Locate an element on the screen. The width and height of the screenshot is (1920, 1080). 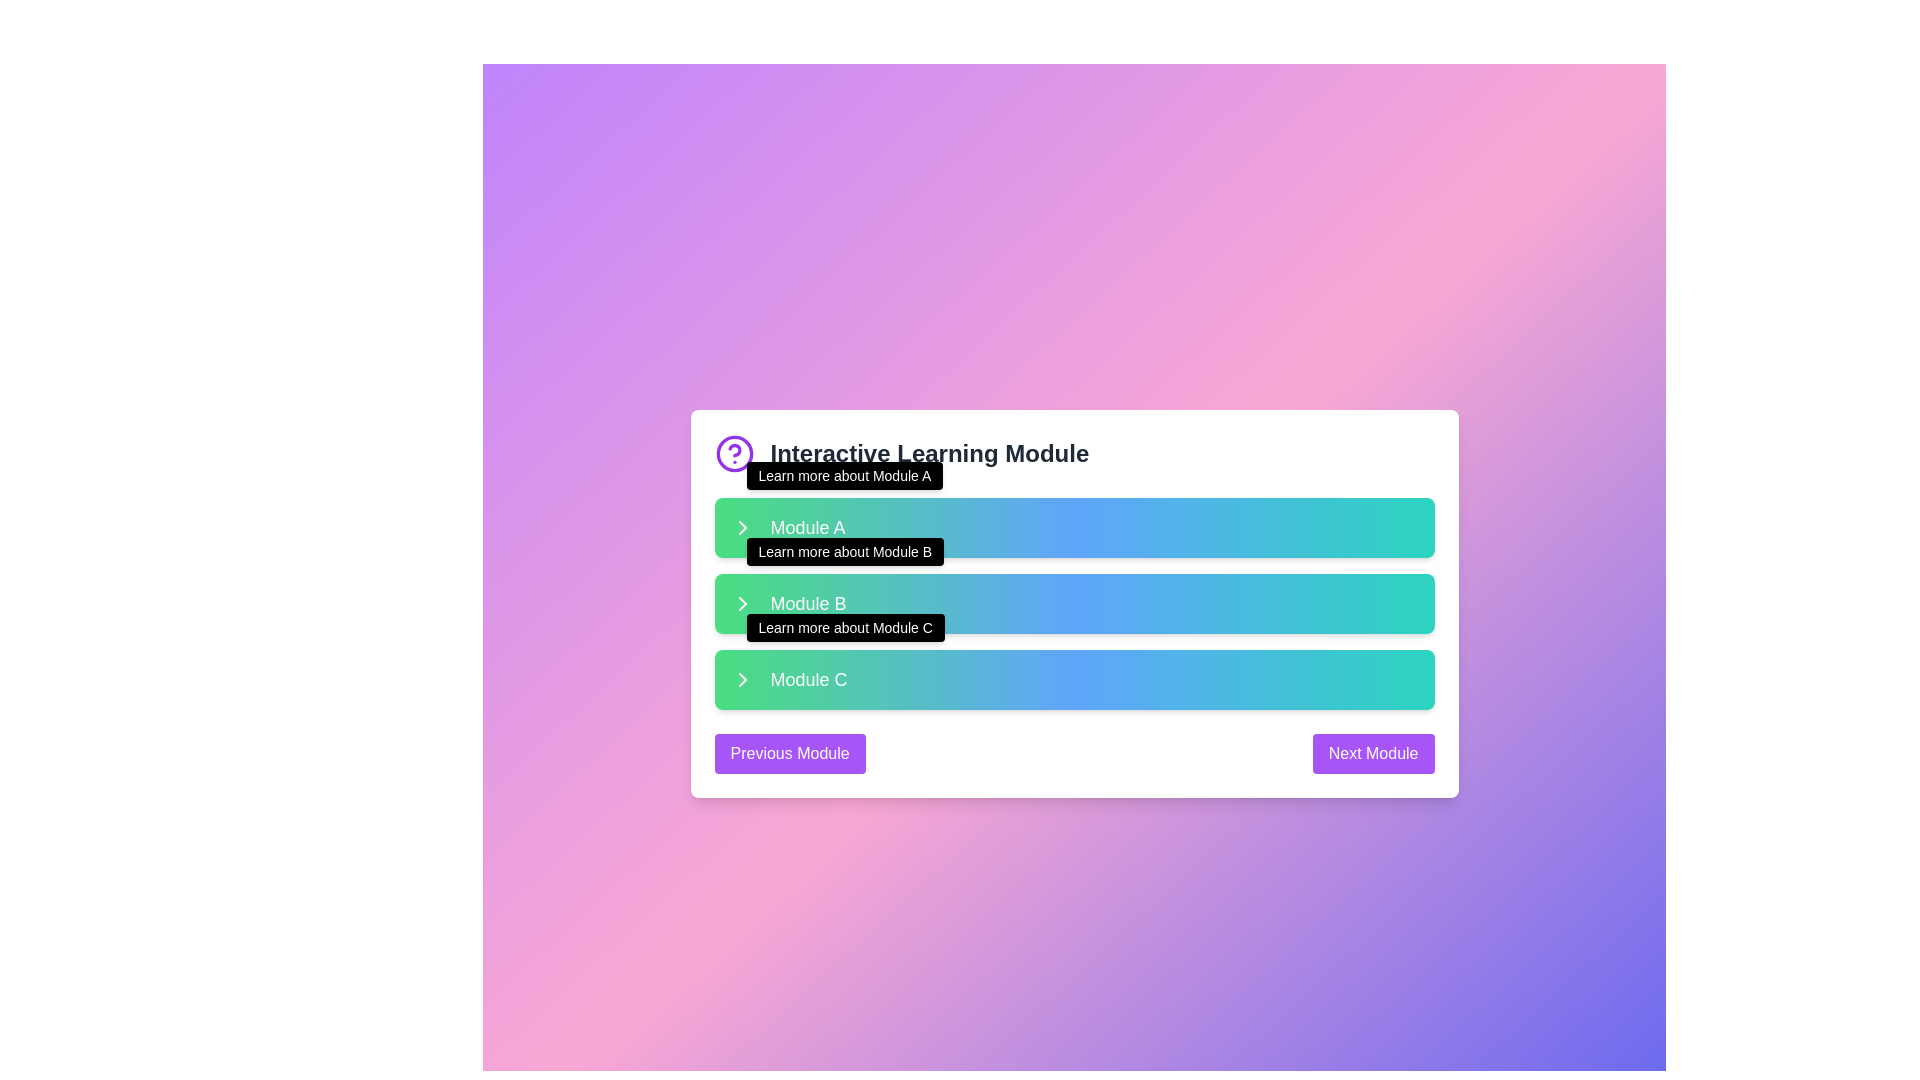
the interactive icon located at the left edge of the green gradient background rectangle containing the text 'Module A' is located at coordinates (741, 527).